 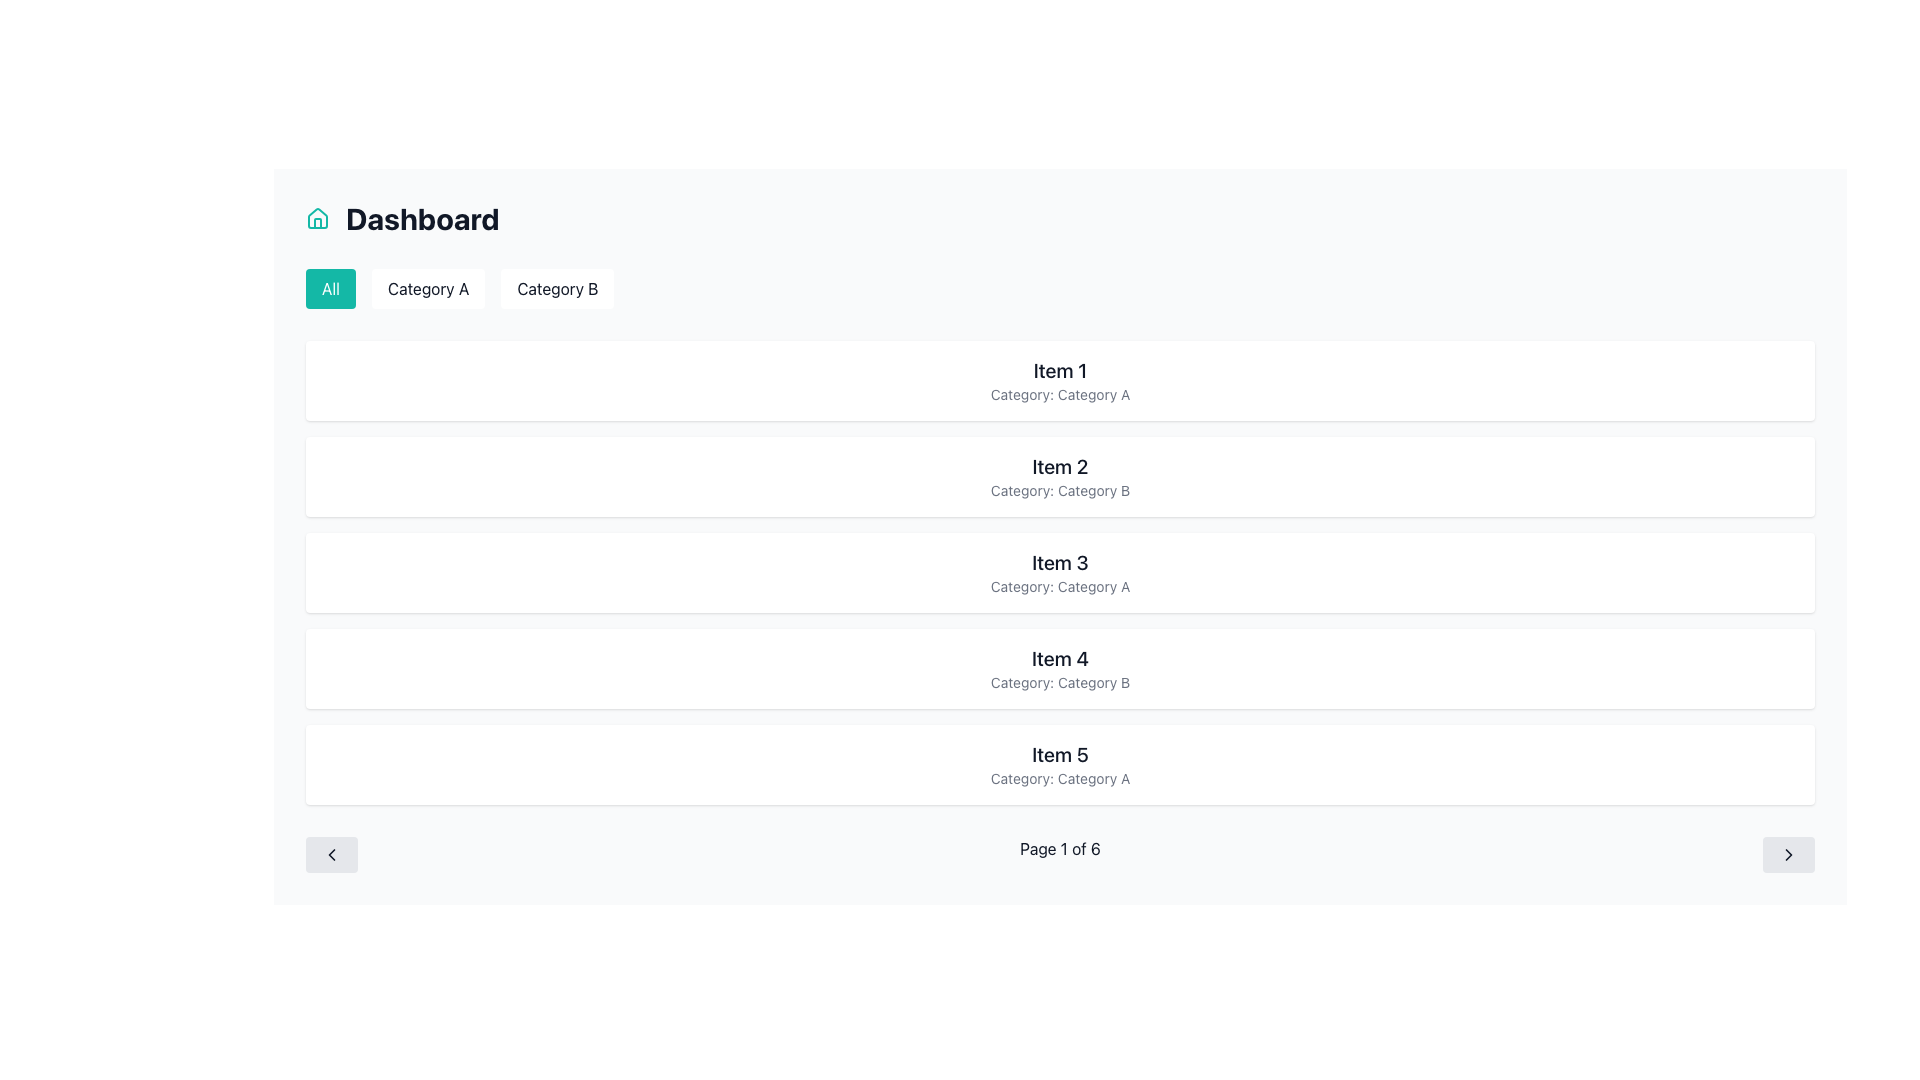 What do you see at coordinates (1059, 563) in the screenshot?
I see `the text label that serves as the title for the third item in the list, positioned above the smaller text component displaying 'Category: Category A'` at bounding box center [1059, 563].